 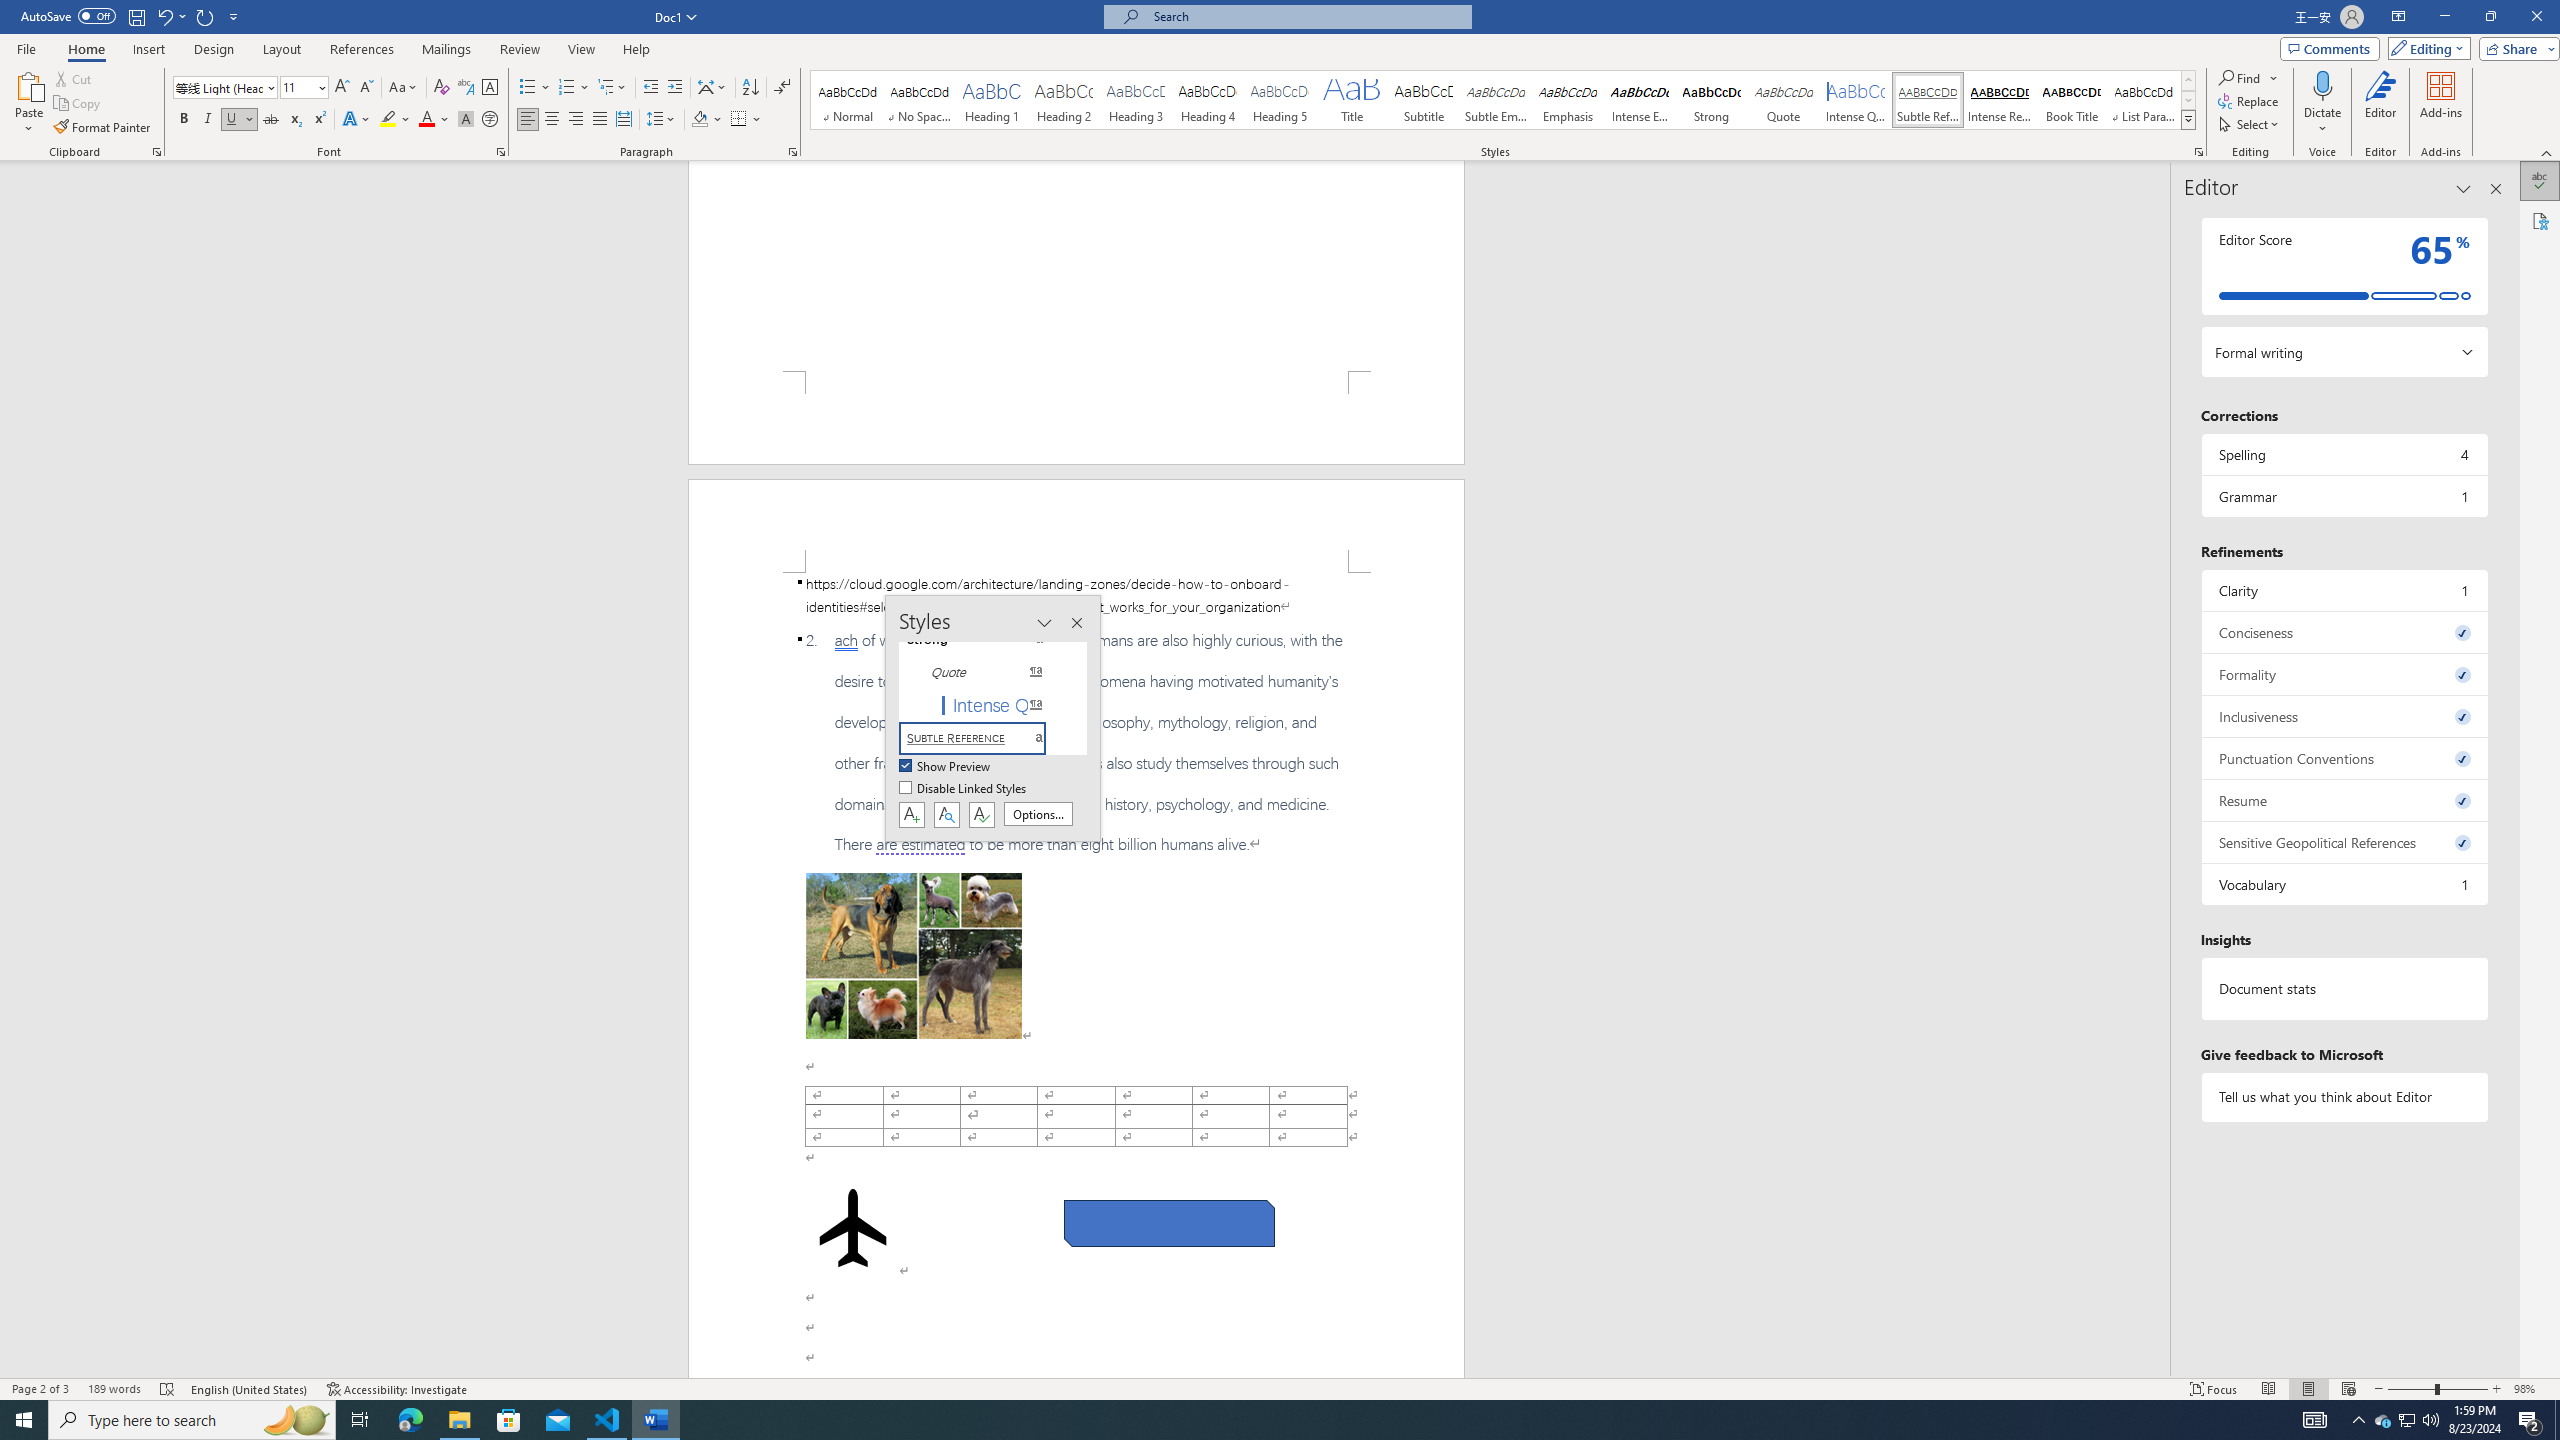 What do you see at coordinates (40, 1389) in the screenshot?
I see `'Page Number Page 2 of 3'` at bounding box center [40, 1389].